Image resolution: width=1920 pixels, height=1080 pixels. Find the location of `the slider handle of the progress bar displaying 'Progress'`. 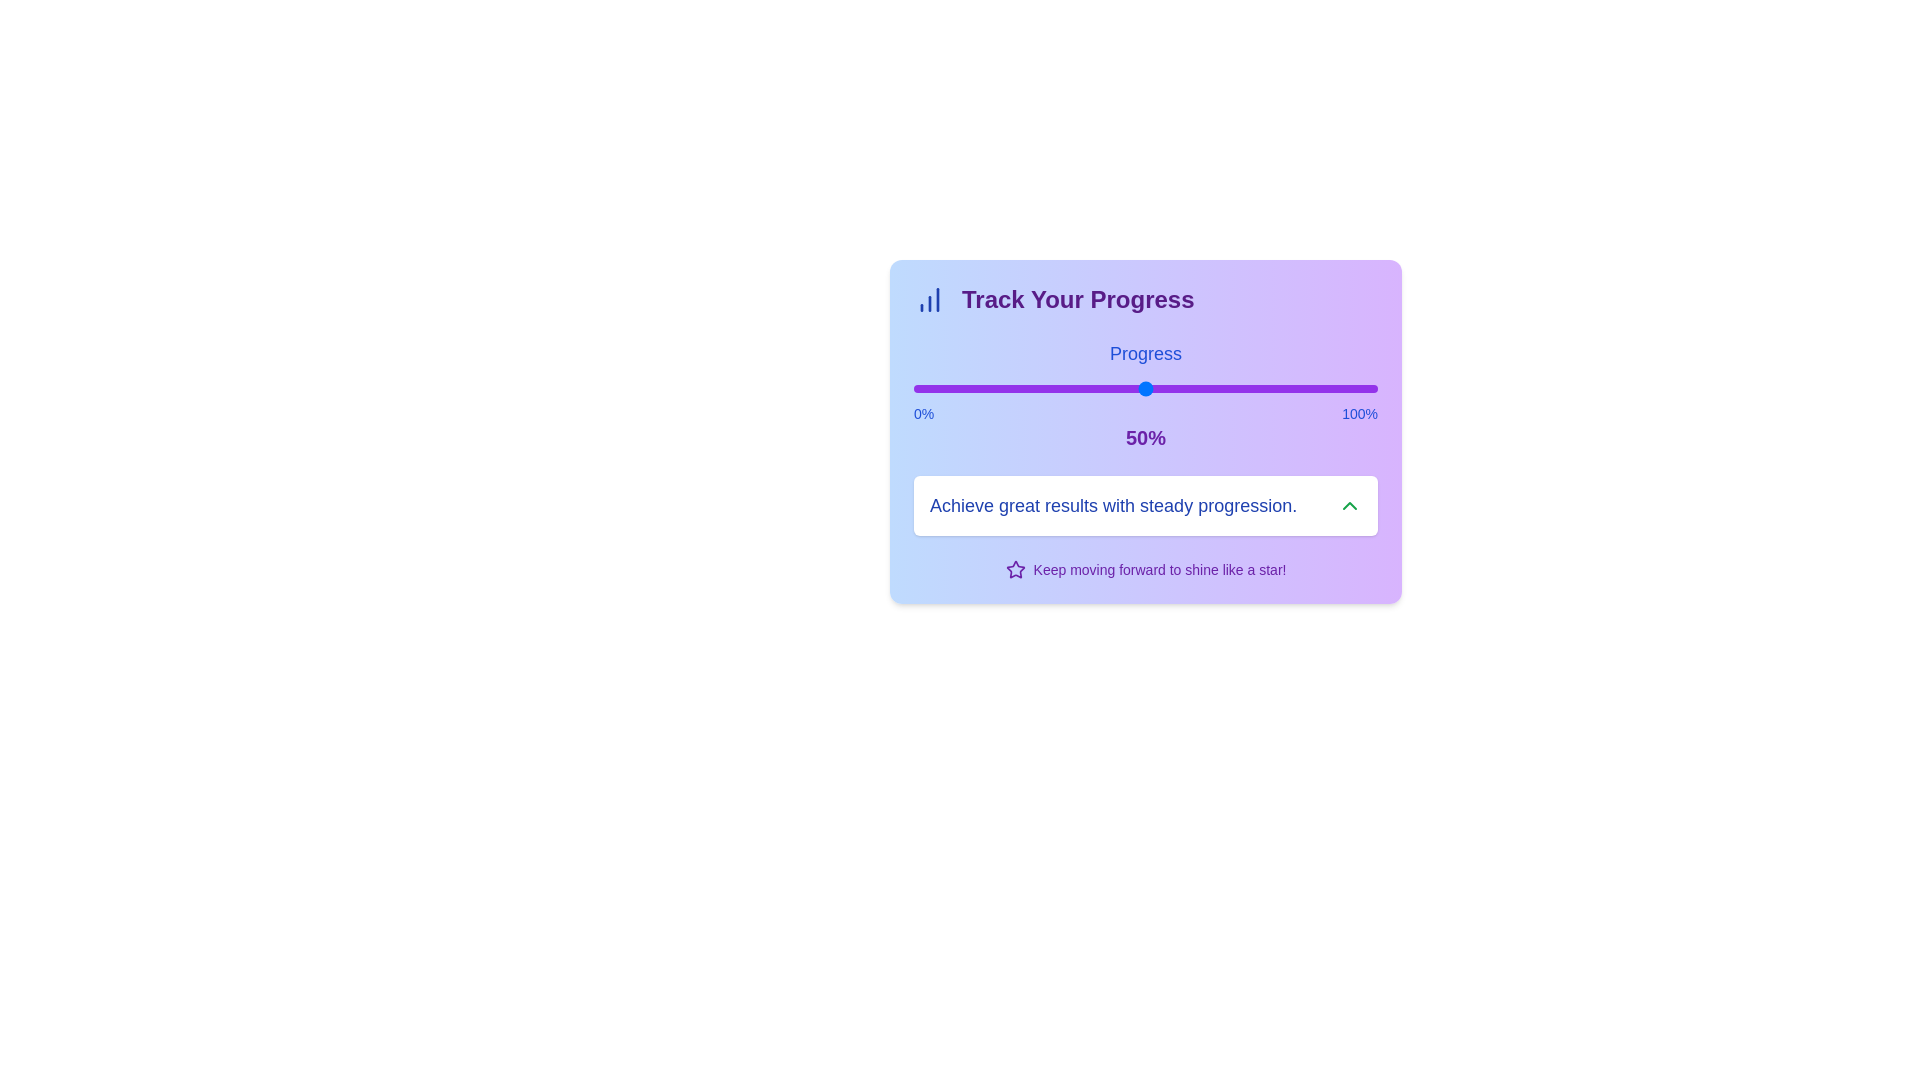

the slider handle of the progress bar displaying 'Progress' is located at coordinates (1146, 396).